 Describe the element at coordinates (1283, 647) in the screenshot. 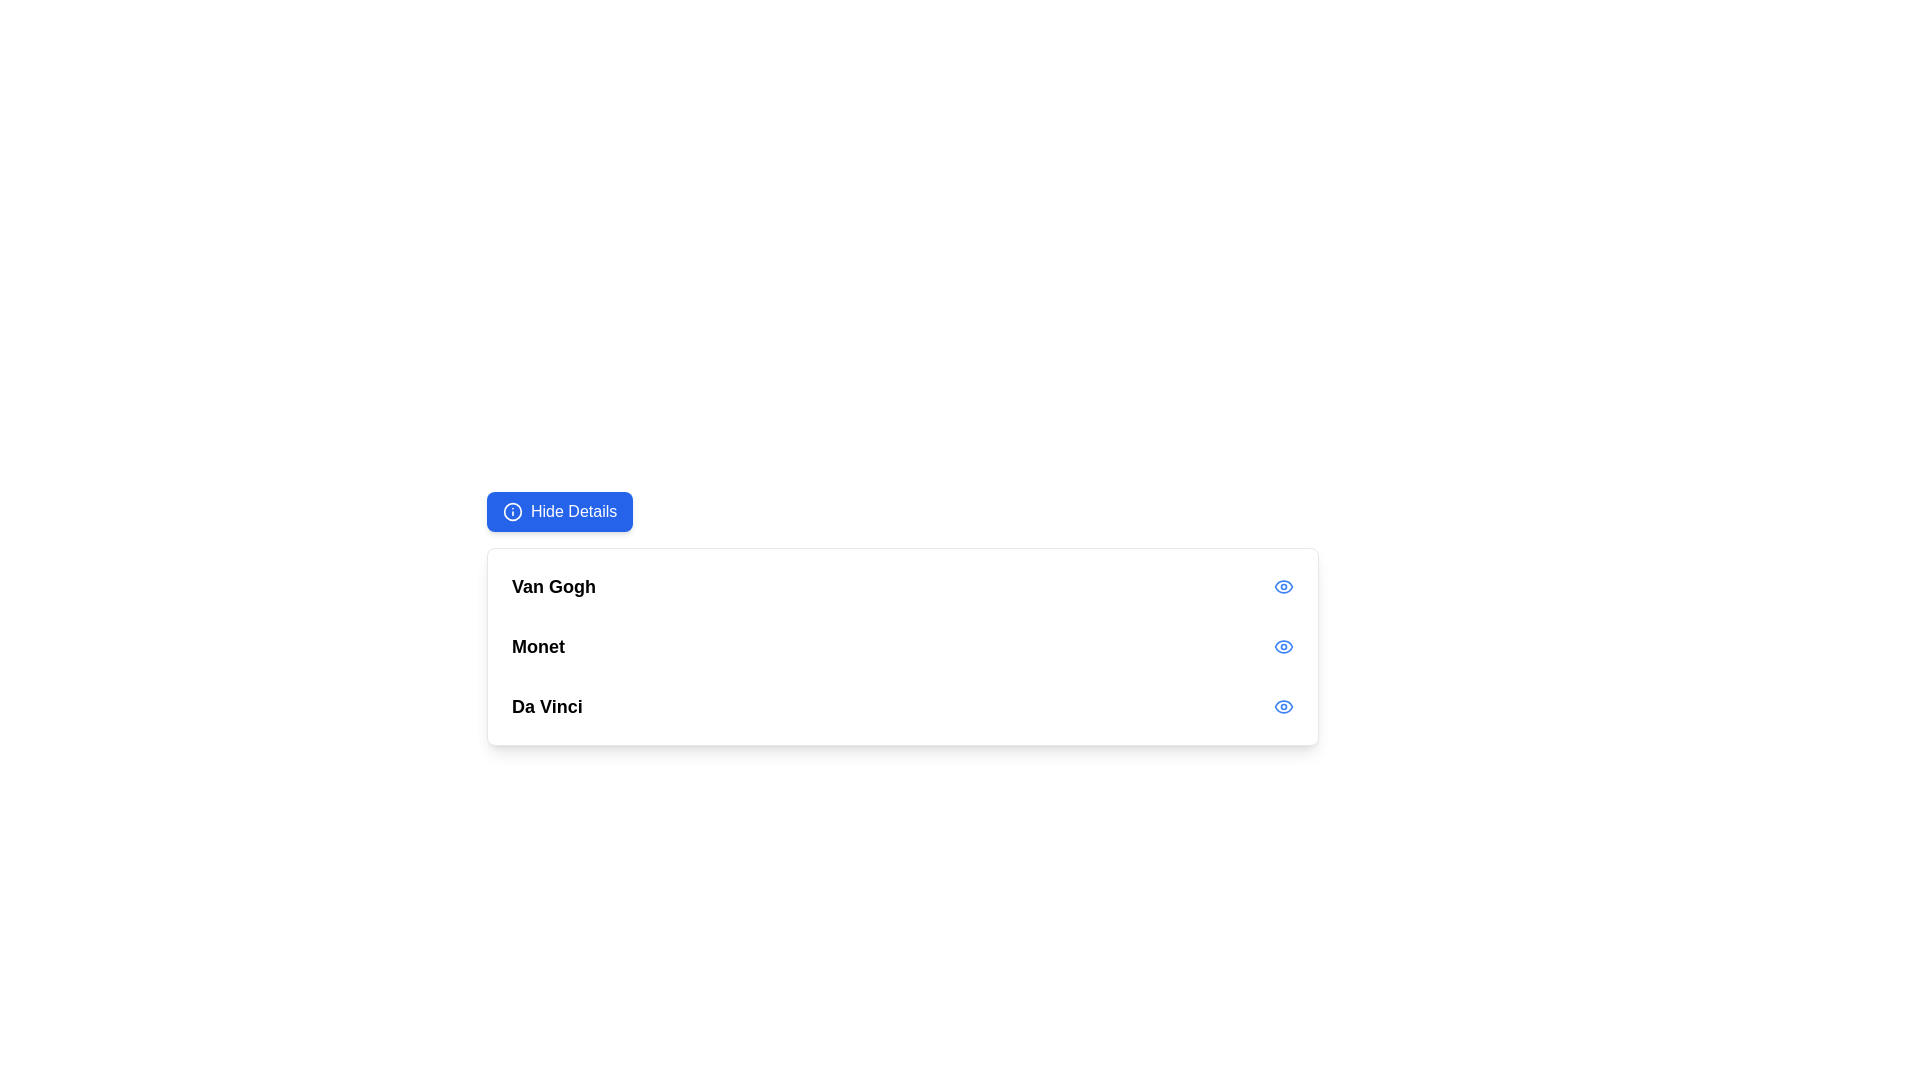

I see `the eye-shaped icon outlined in blue located at the right end of the item row labeled 'Monet'` at that location.